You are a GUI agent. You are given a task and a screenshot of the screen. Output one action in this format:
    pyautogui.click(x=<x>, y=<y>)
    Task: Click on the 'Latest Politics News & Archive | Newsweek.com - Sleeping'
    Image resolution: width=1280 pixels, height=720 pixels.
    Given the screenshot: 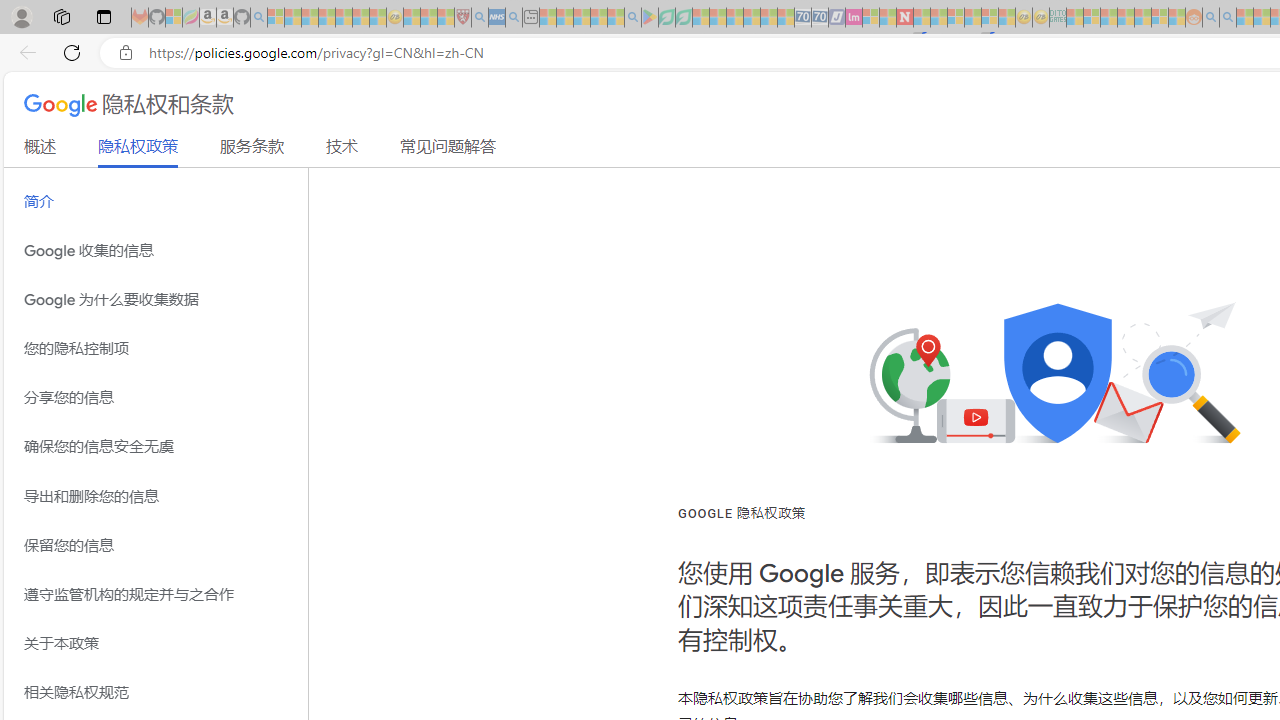 What is the action you would take?
    pyautogui.click(x=903, y=17)
    